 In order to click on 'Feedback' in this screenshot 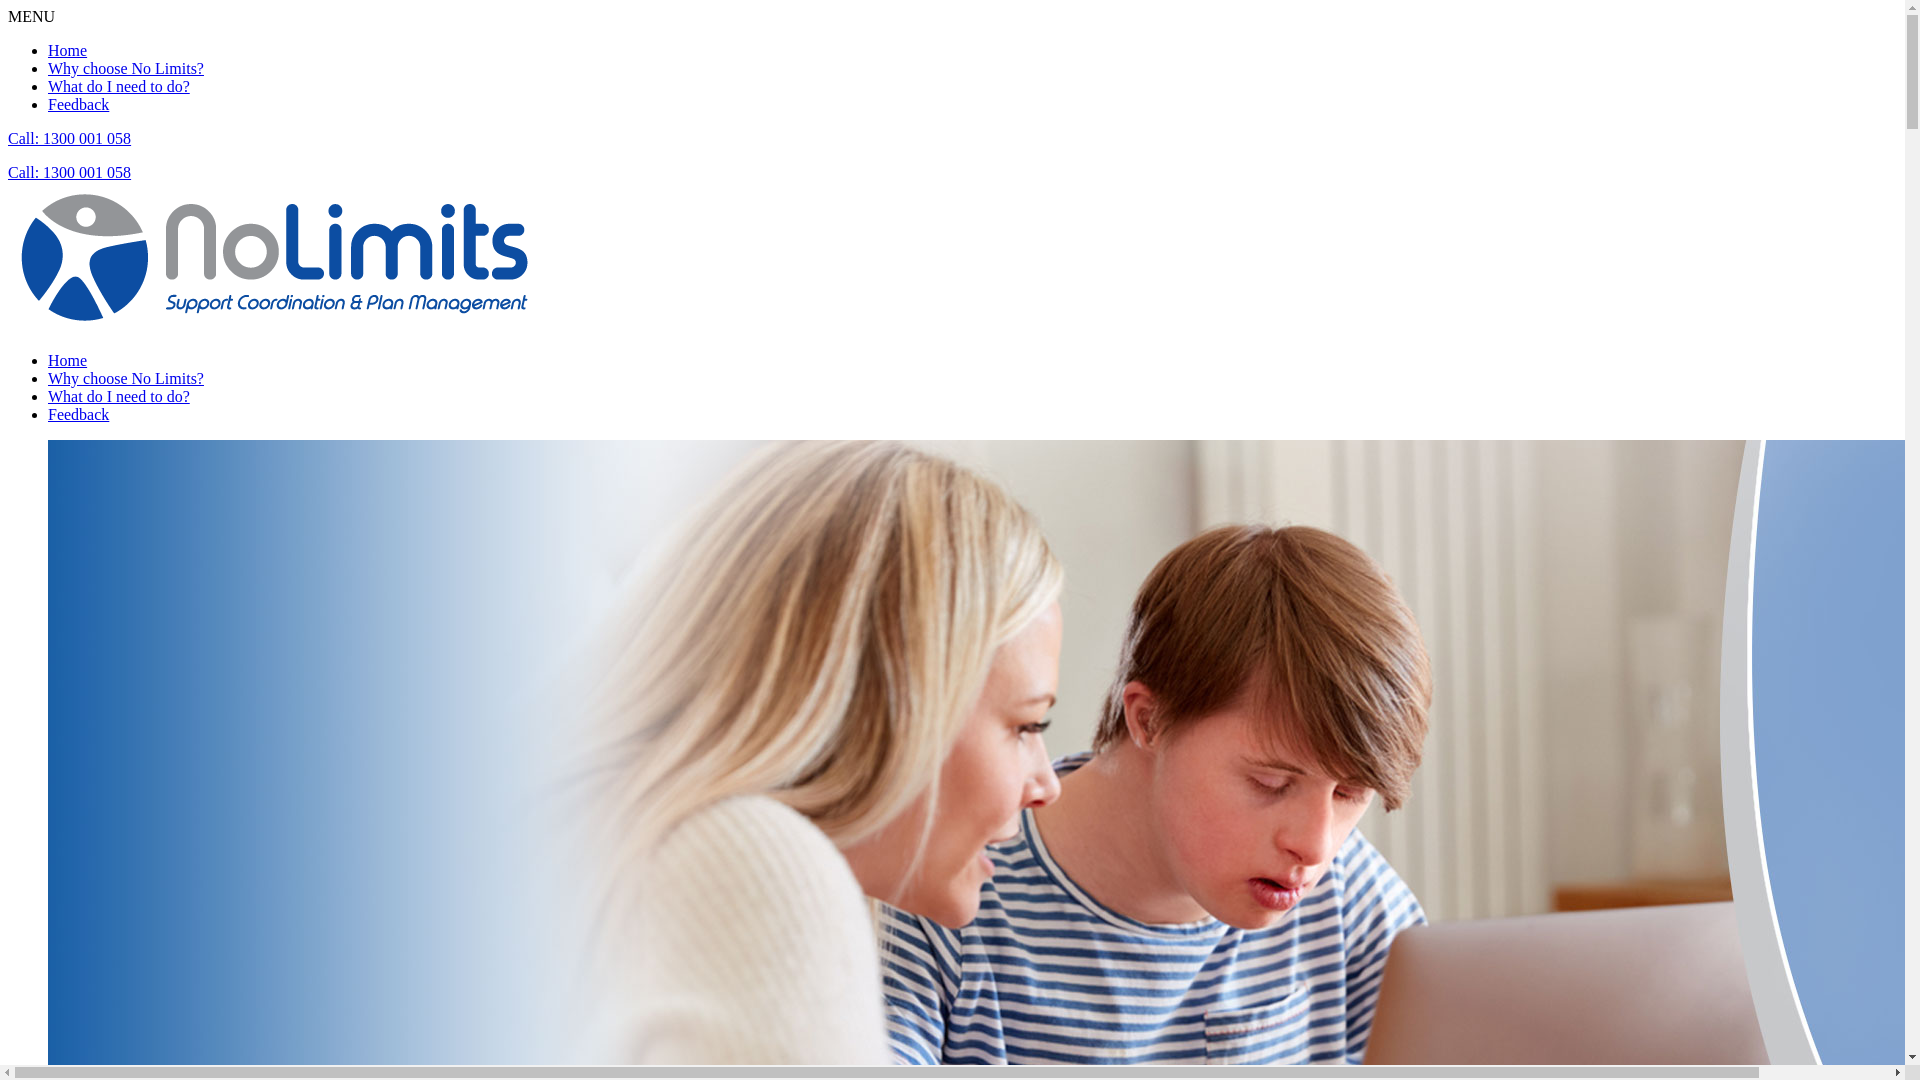, I will do `click(78, 413)`.